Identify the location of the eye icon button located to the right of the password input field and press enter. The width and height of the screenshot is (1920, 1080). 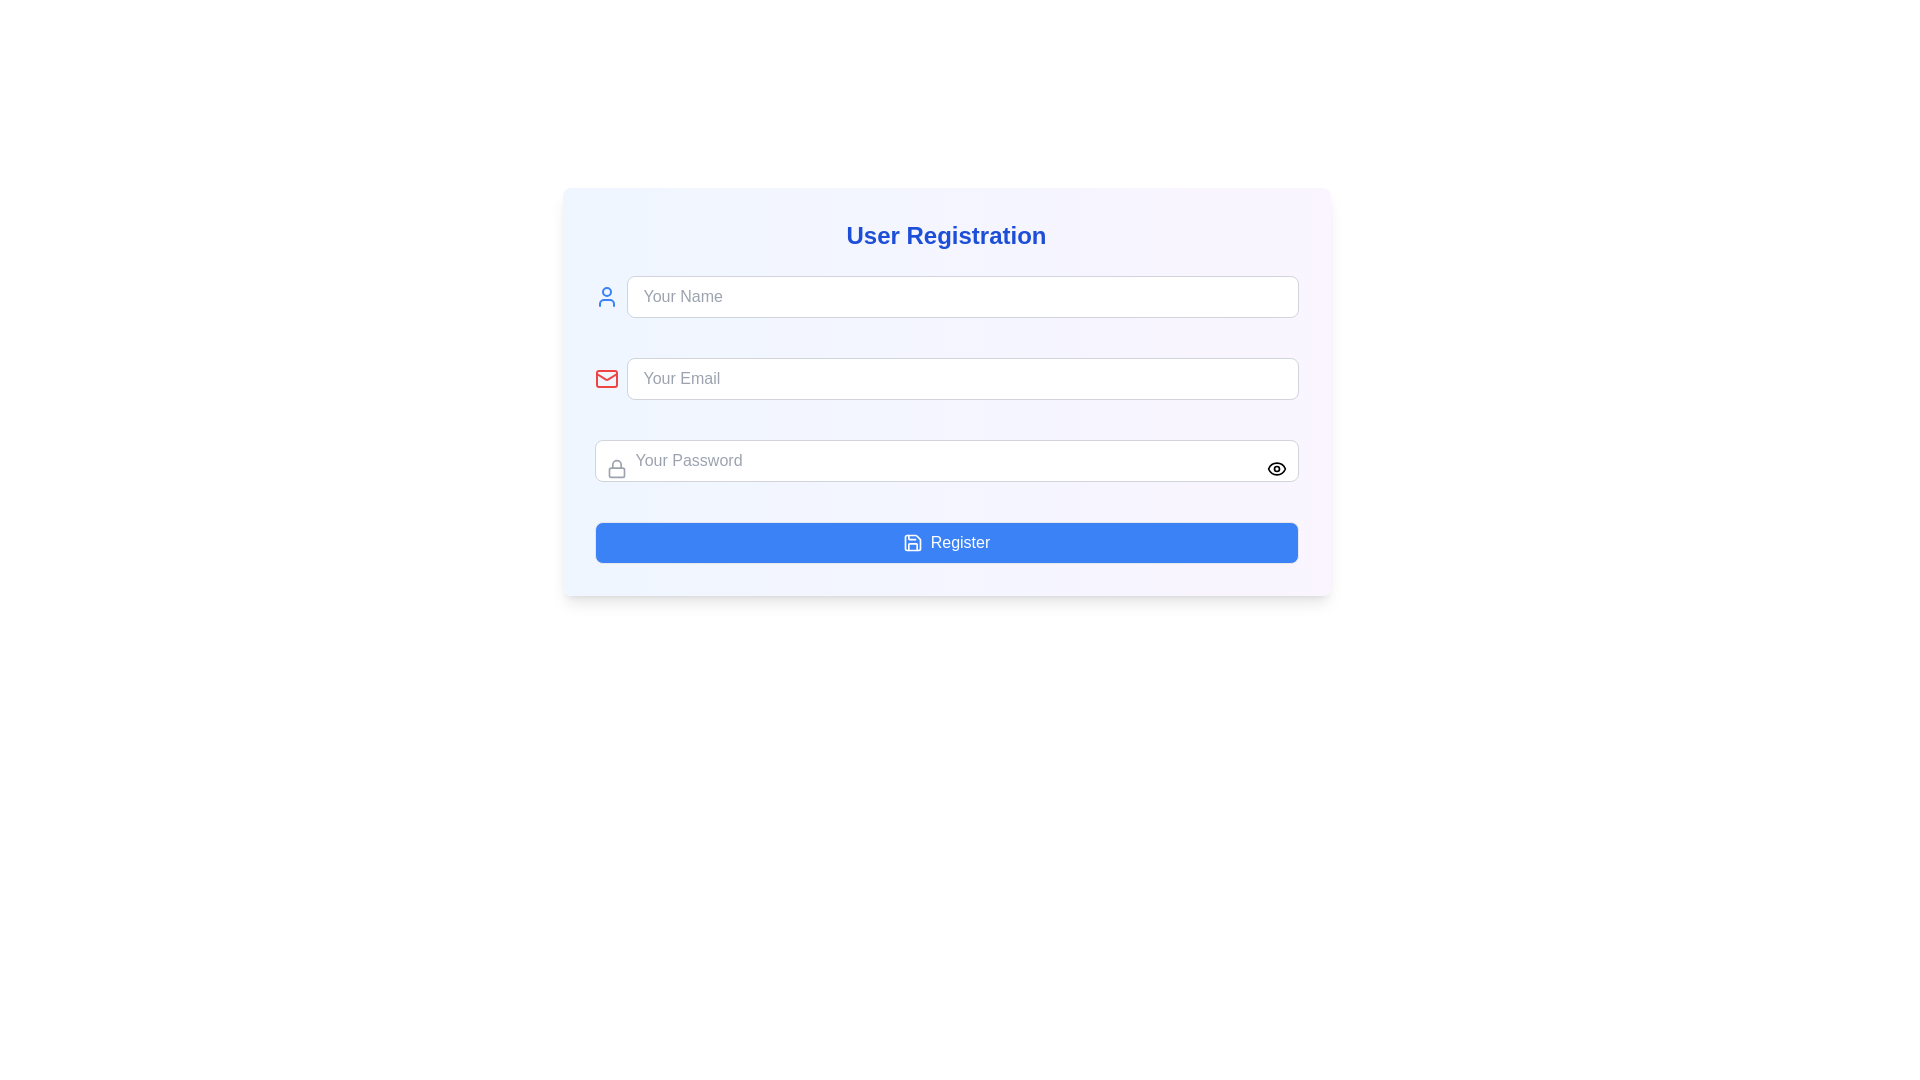
(1275, 469).